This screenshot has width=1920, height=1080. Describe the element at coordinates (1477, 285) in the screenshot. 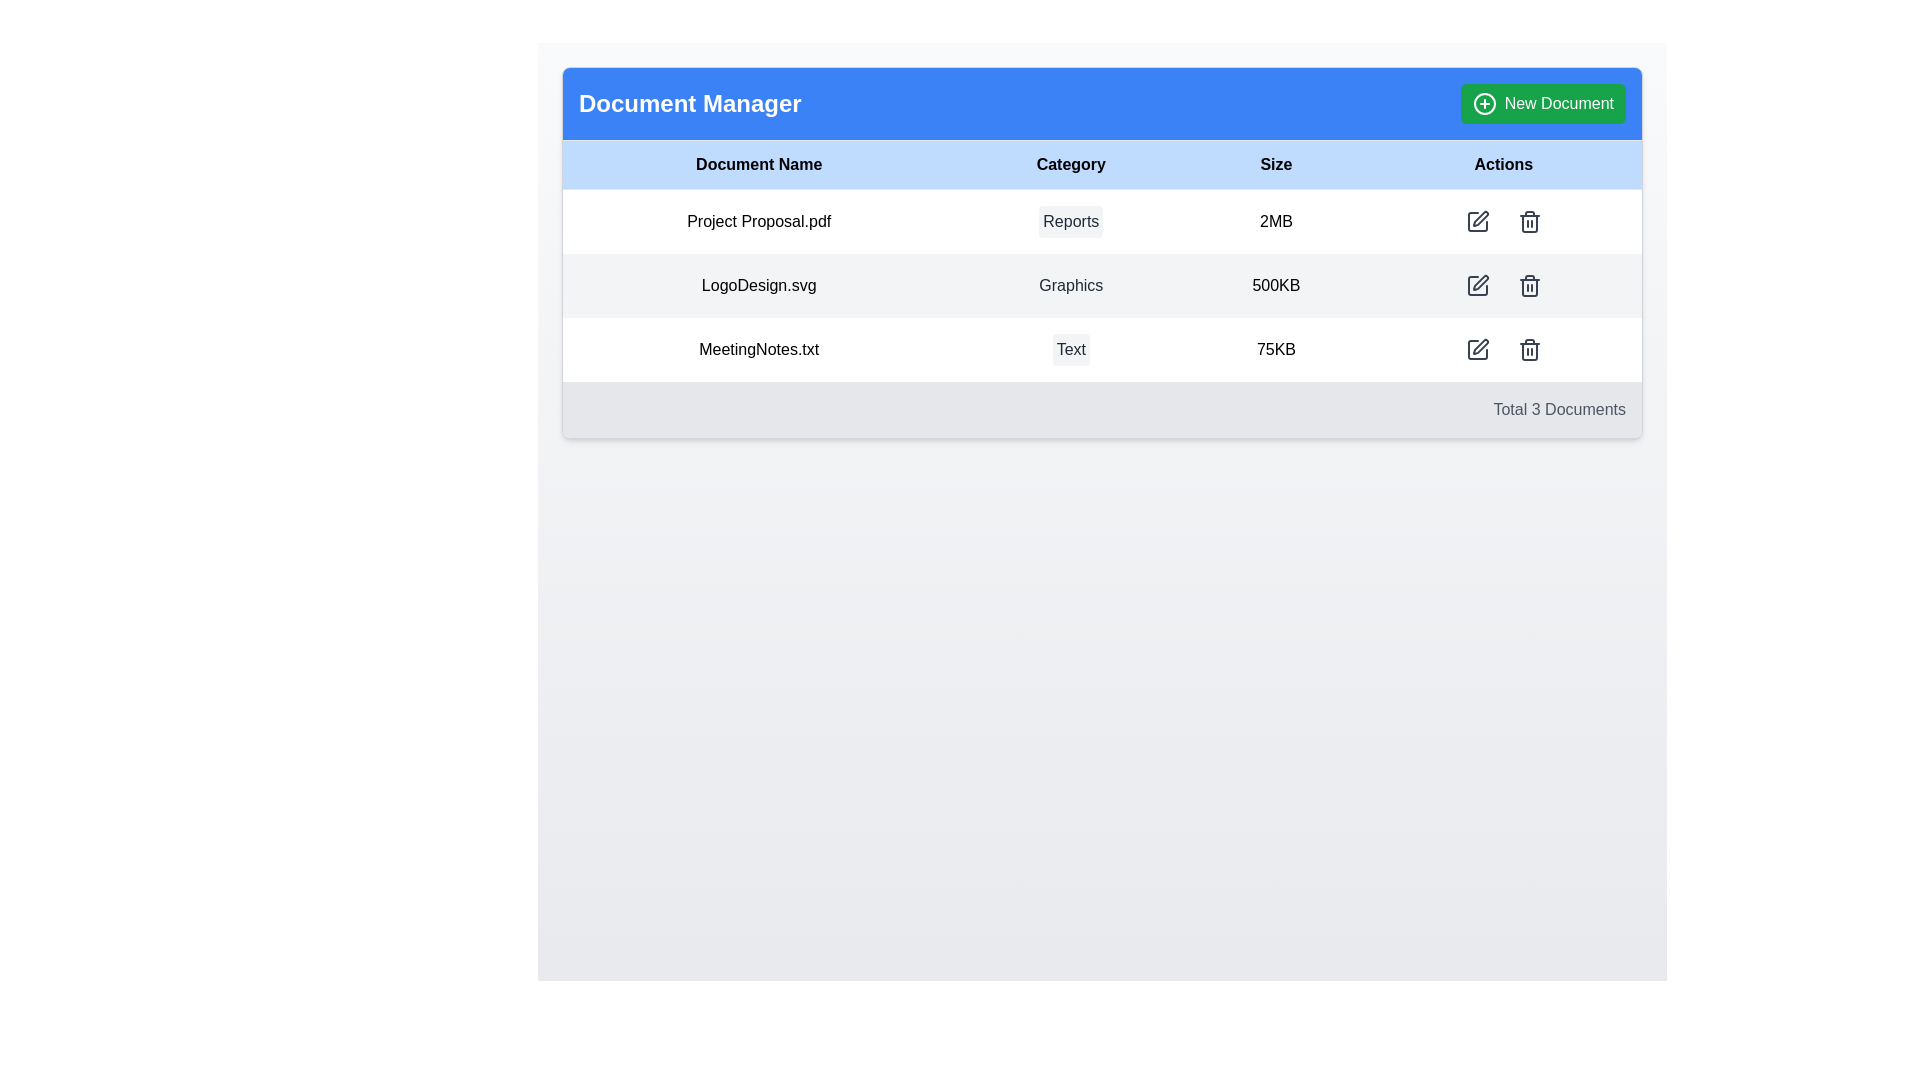

I see `the pen icon enclosed in a square outline located in the 'Actions' column of the second row associated with the 'LogoDesign.svg' document` at that location.